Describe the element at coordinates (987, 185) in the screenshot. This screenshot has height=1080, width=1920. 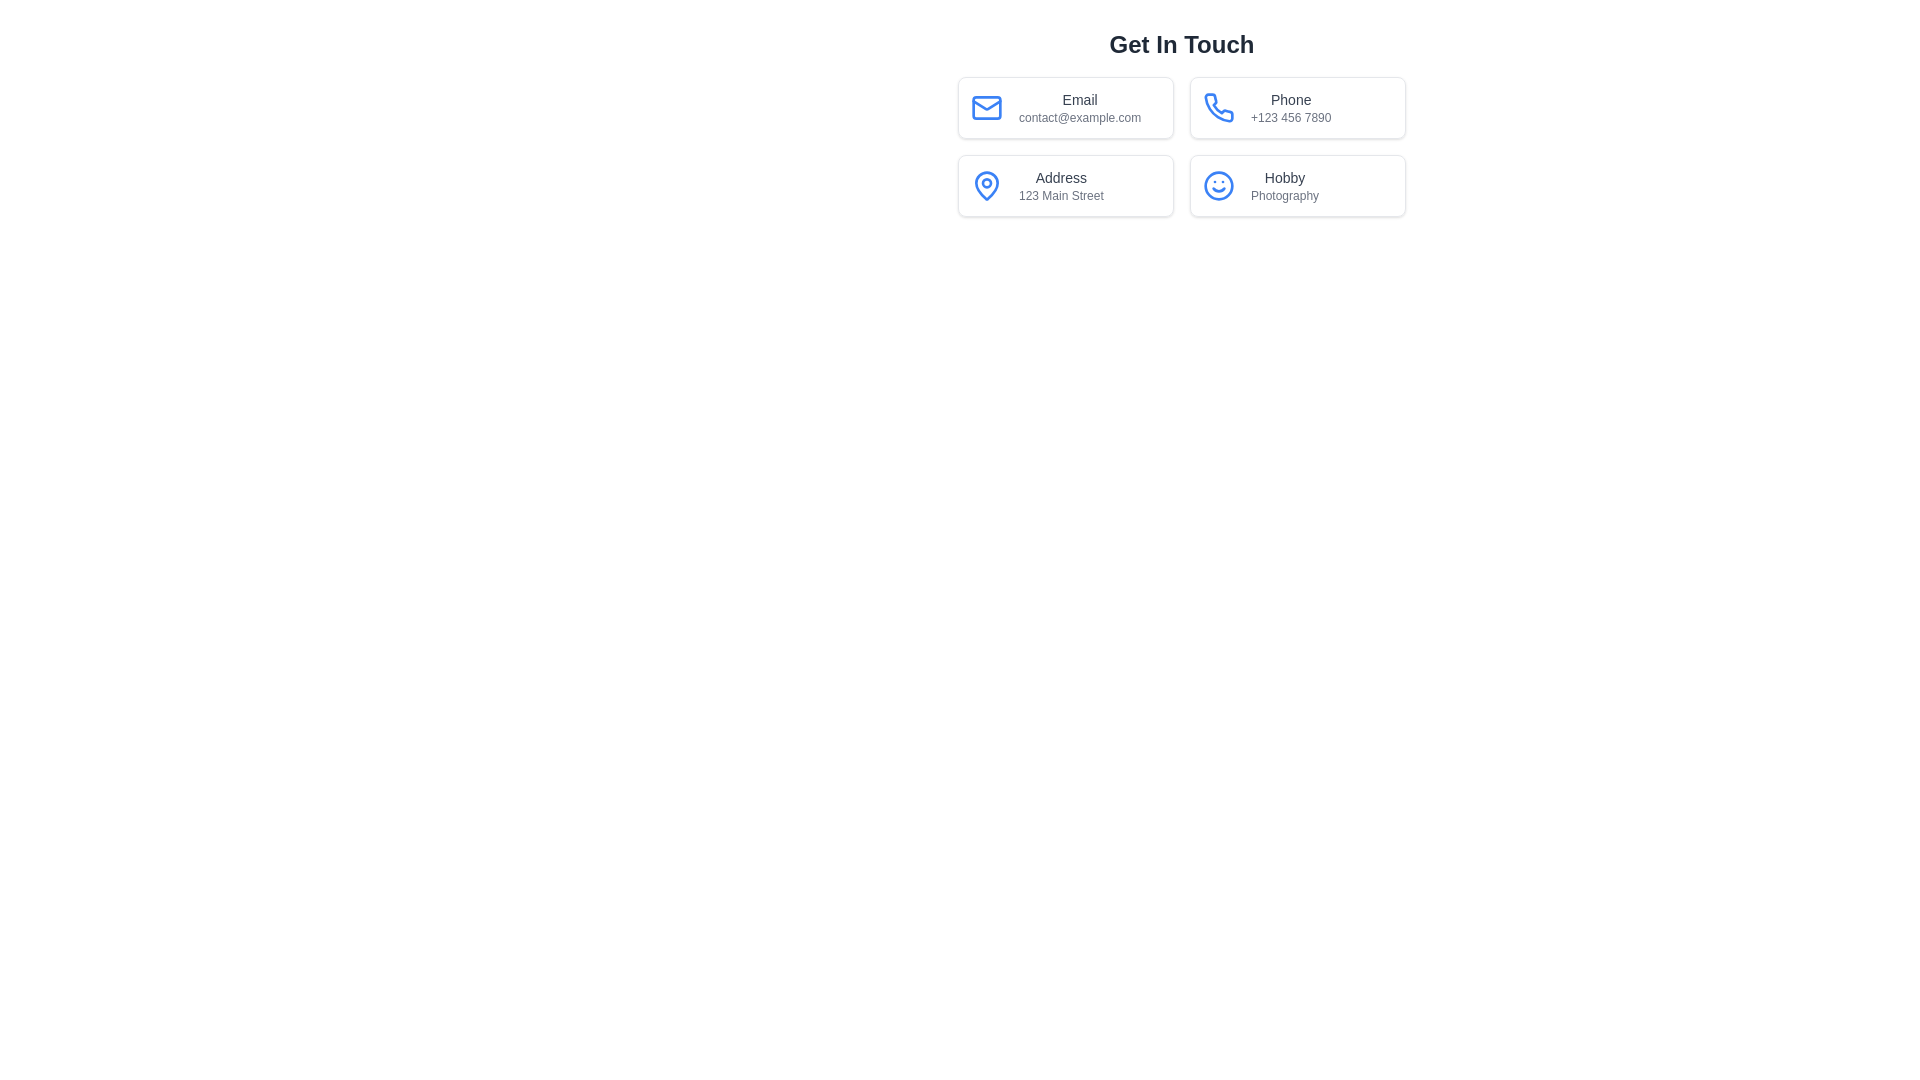
I see `the blue pin-shaped icon located to the left of the '123 Main Street' text in the 'Address' section of the UI` at that location.